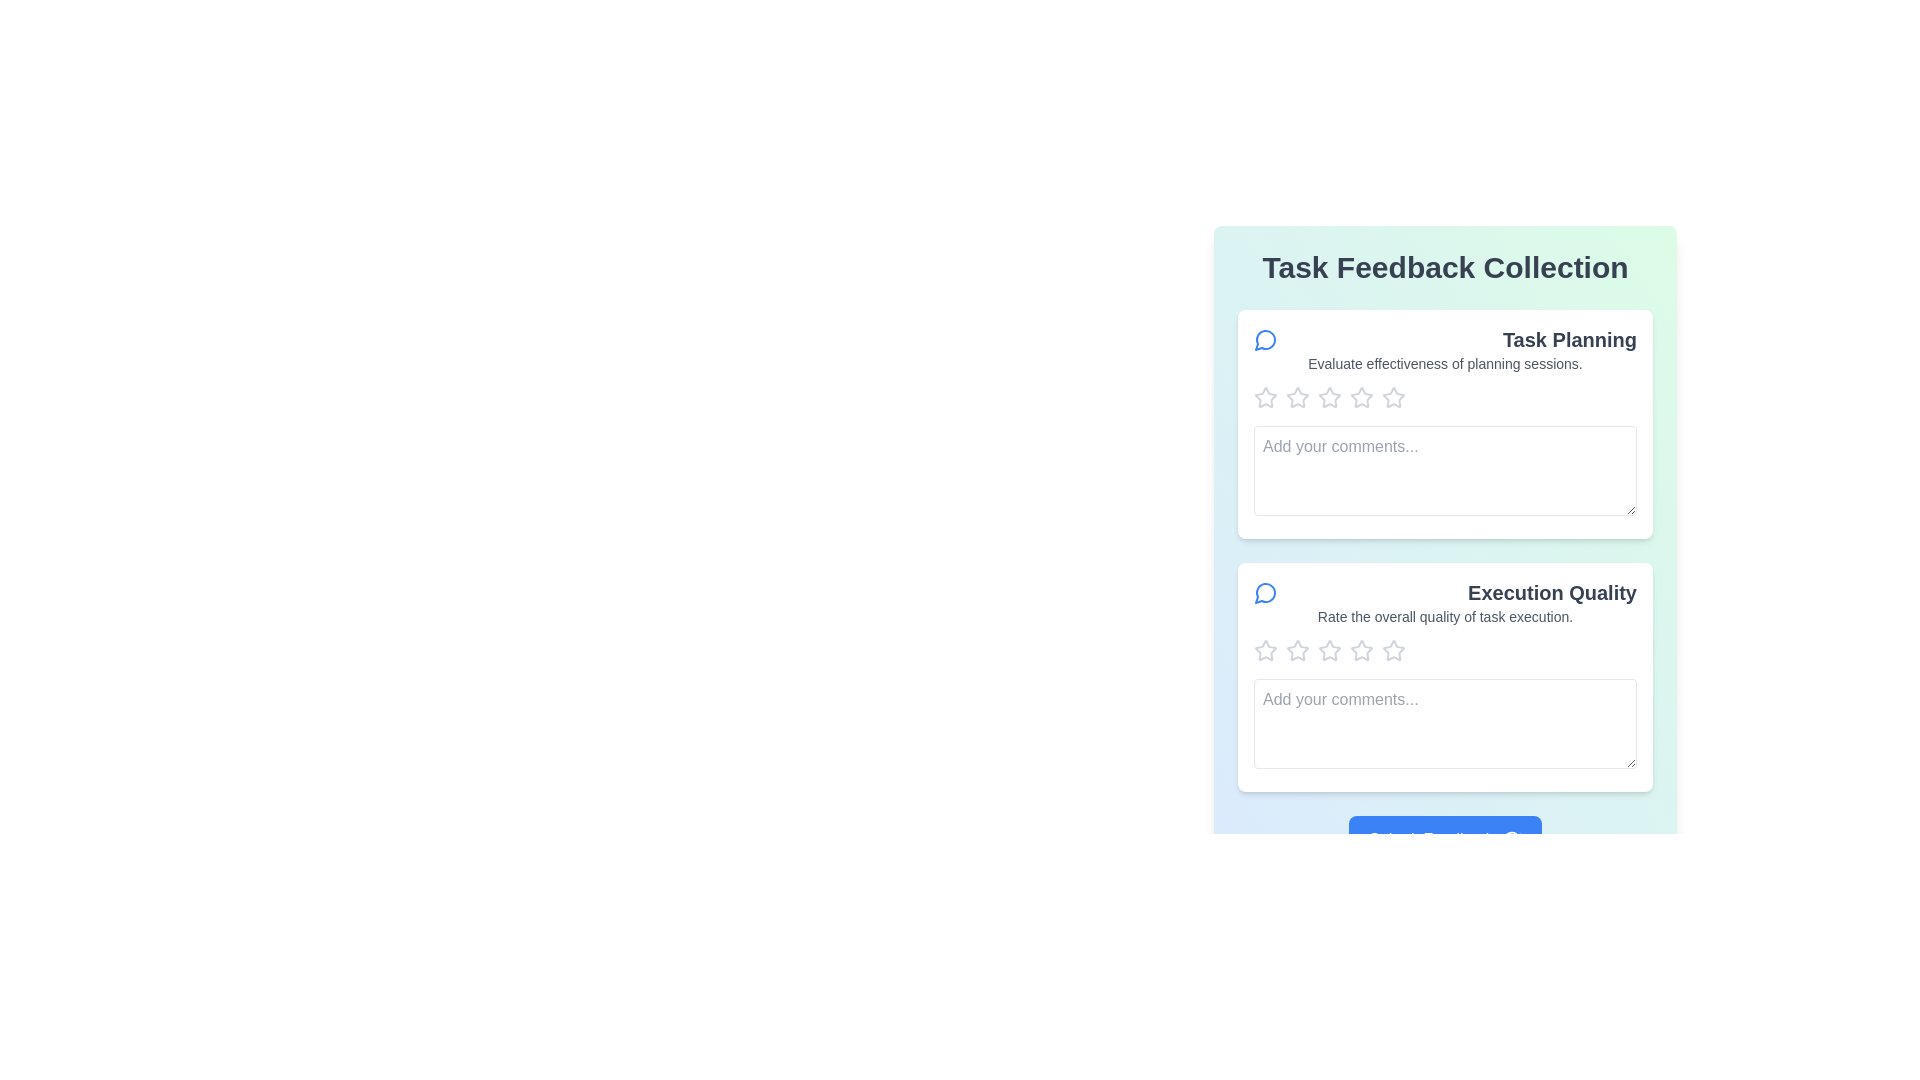 Image resolution: width=1920 pixels, height=1080 pixels. I want to click on the first star, so click(1265, 650).